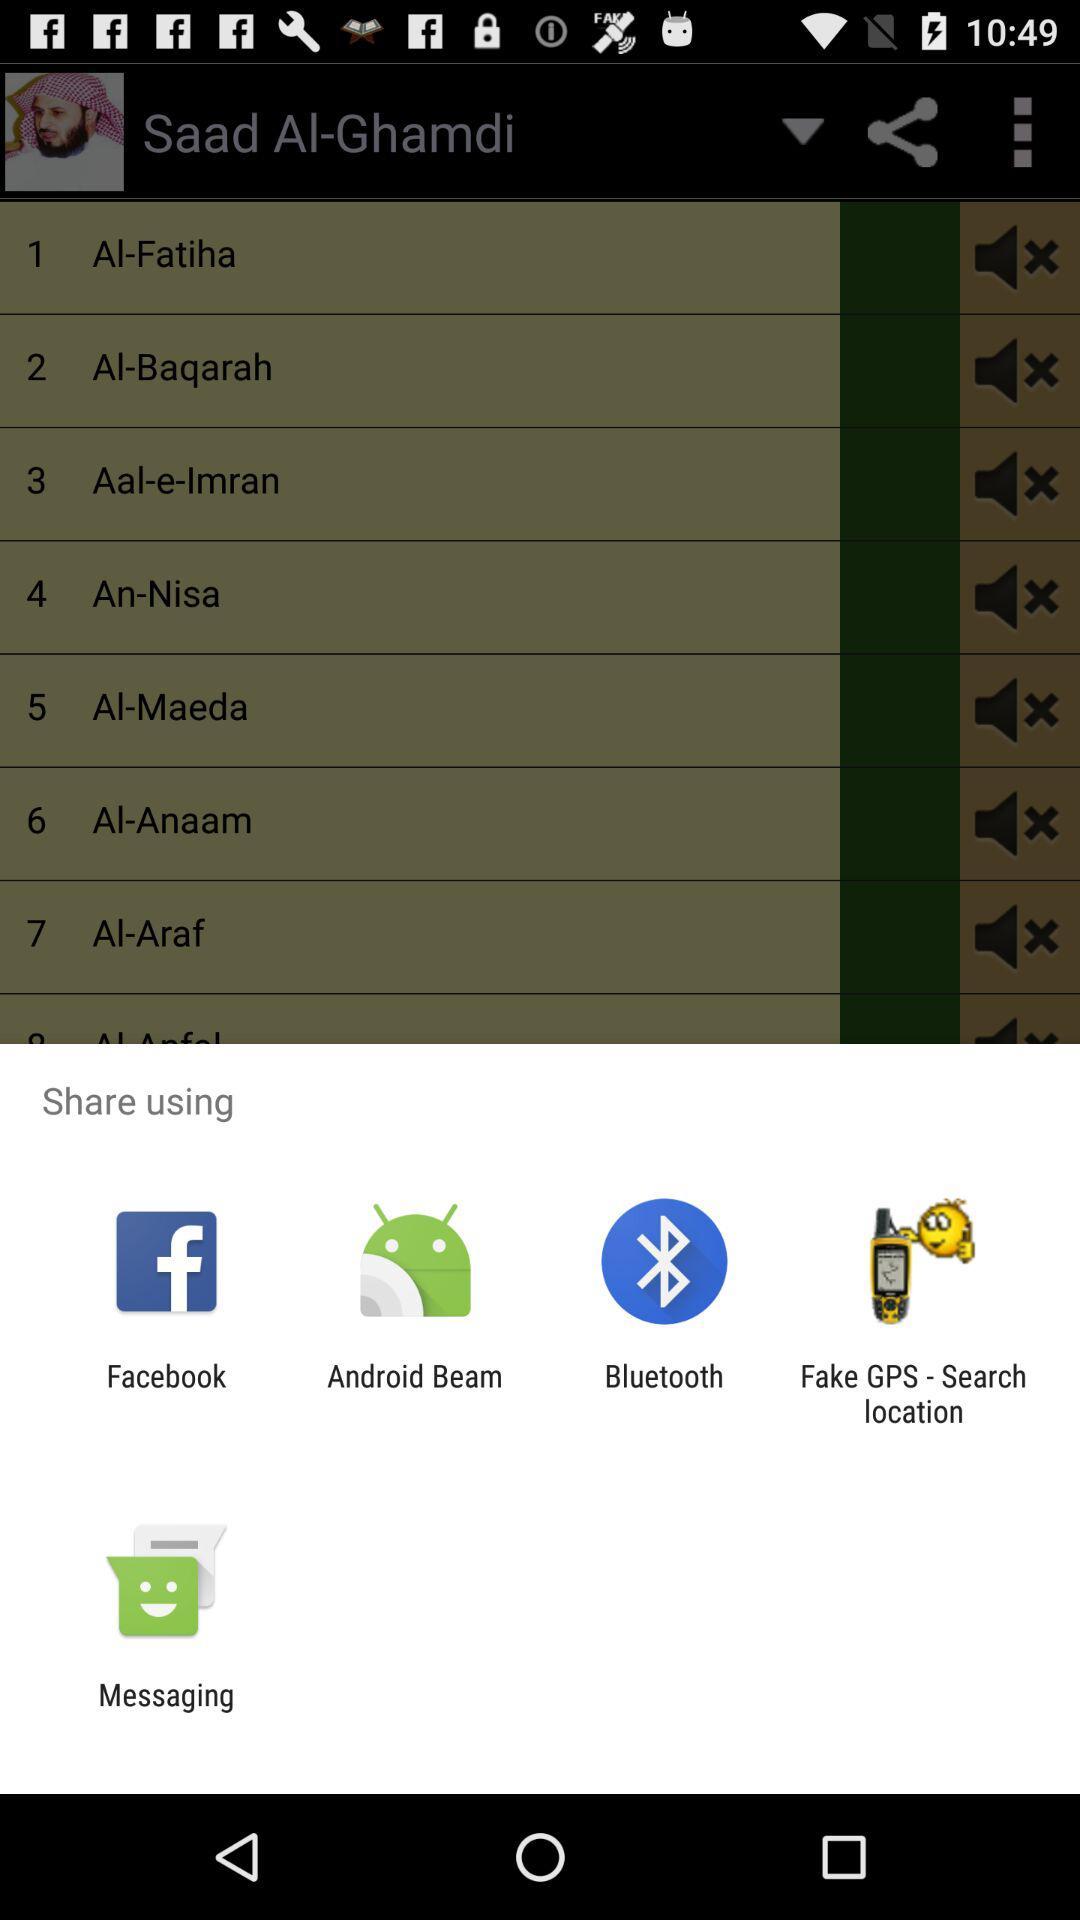 This screenshot has width=1080, height=1920. Describe the element at coordinates (414, 1392) in the screenshot. I see `app next to bluetooth icon` at that location.